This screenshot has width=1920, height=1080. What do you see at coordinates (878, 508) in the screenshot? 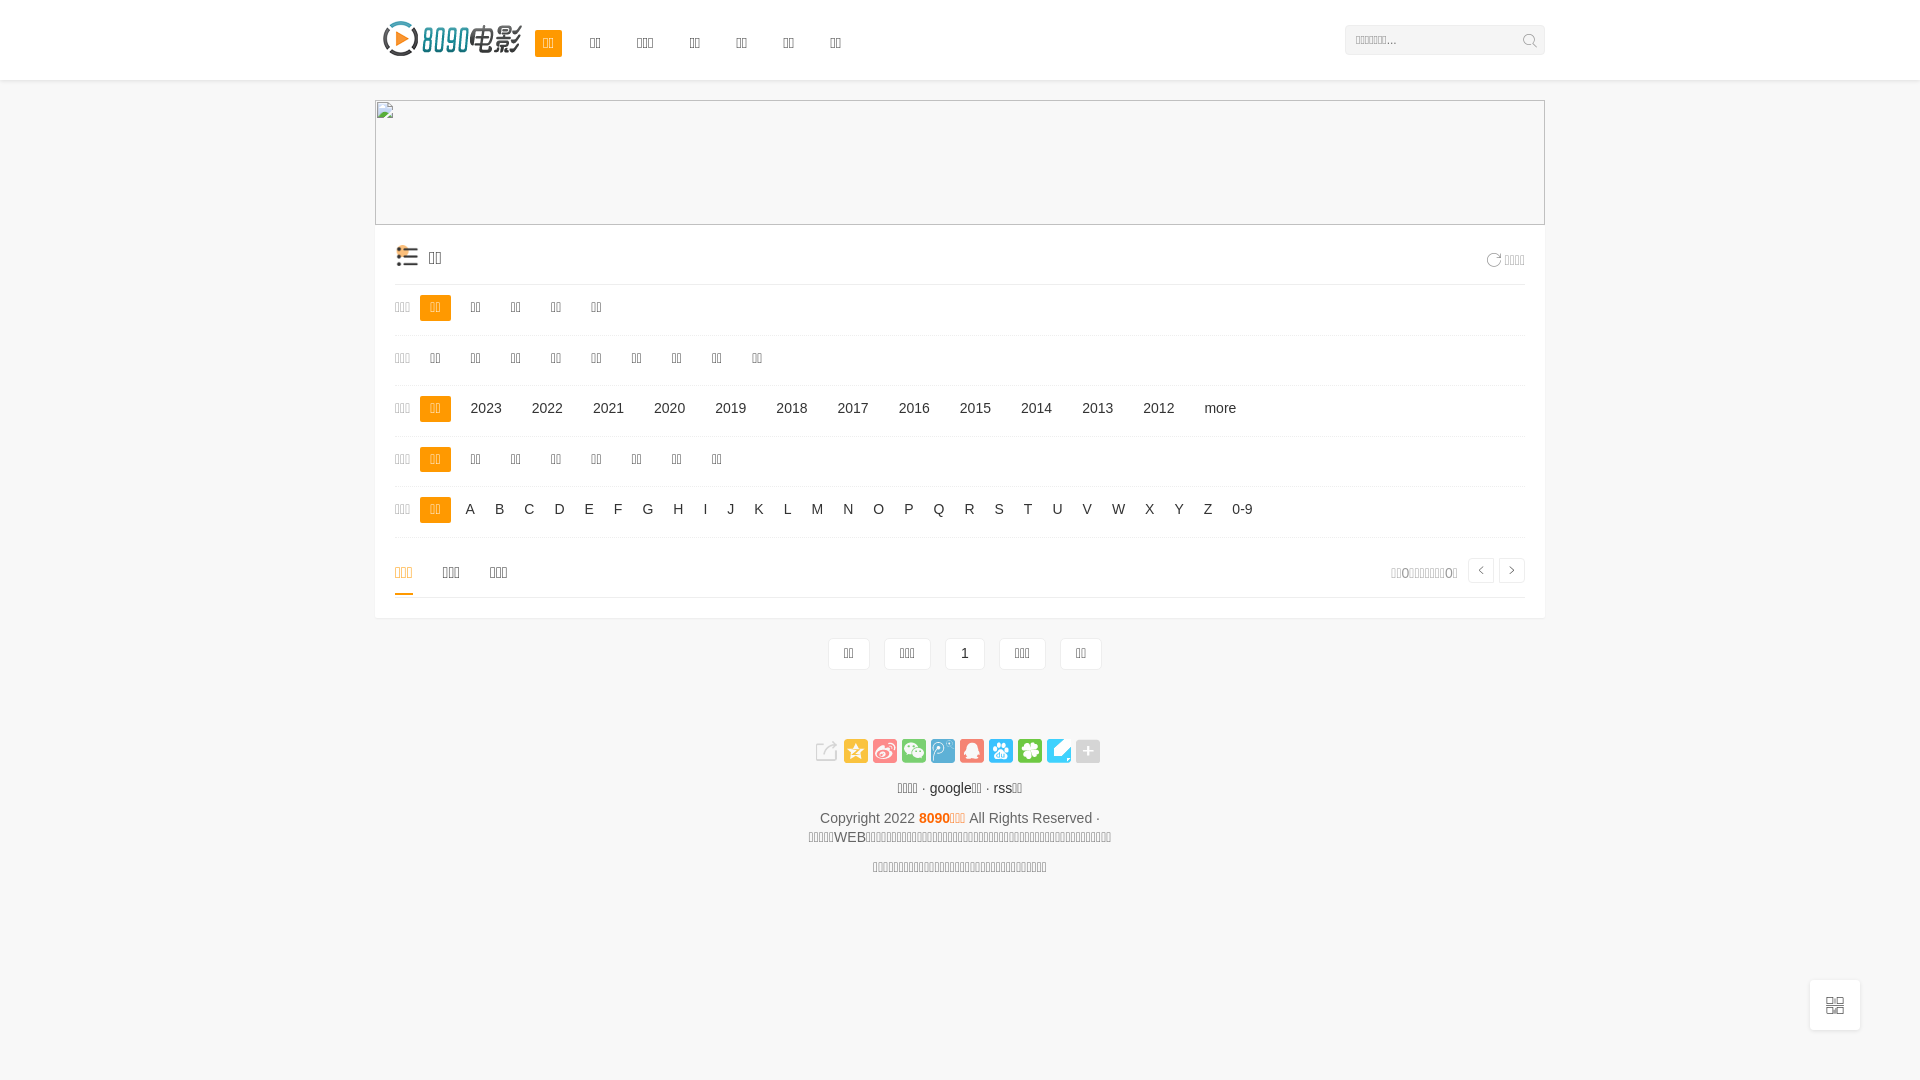
I see `'O'` at bounding box center [878, 508].